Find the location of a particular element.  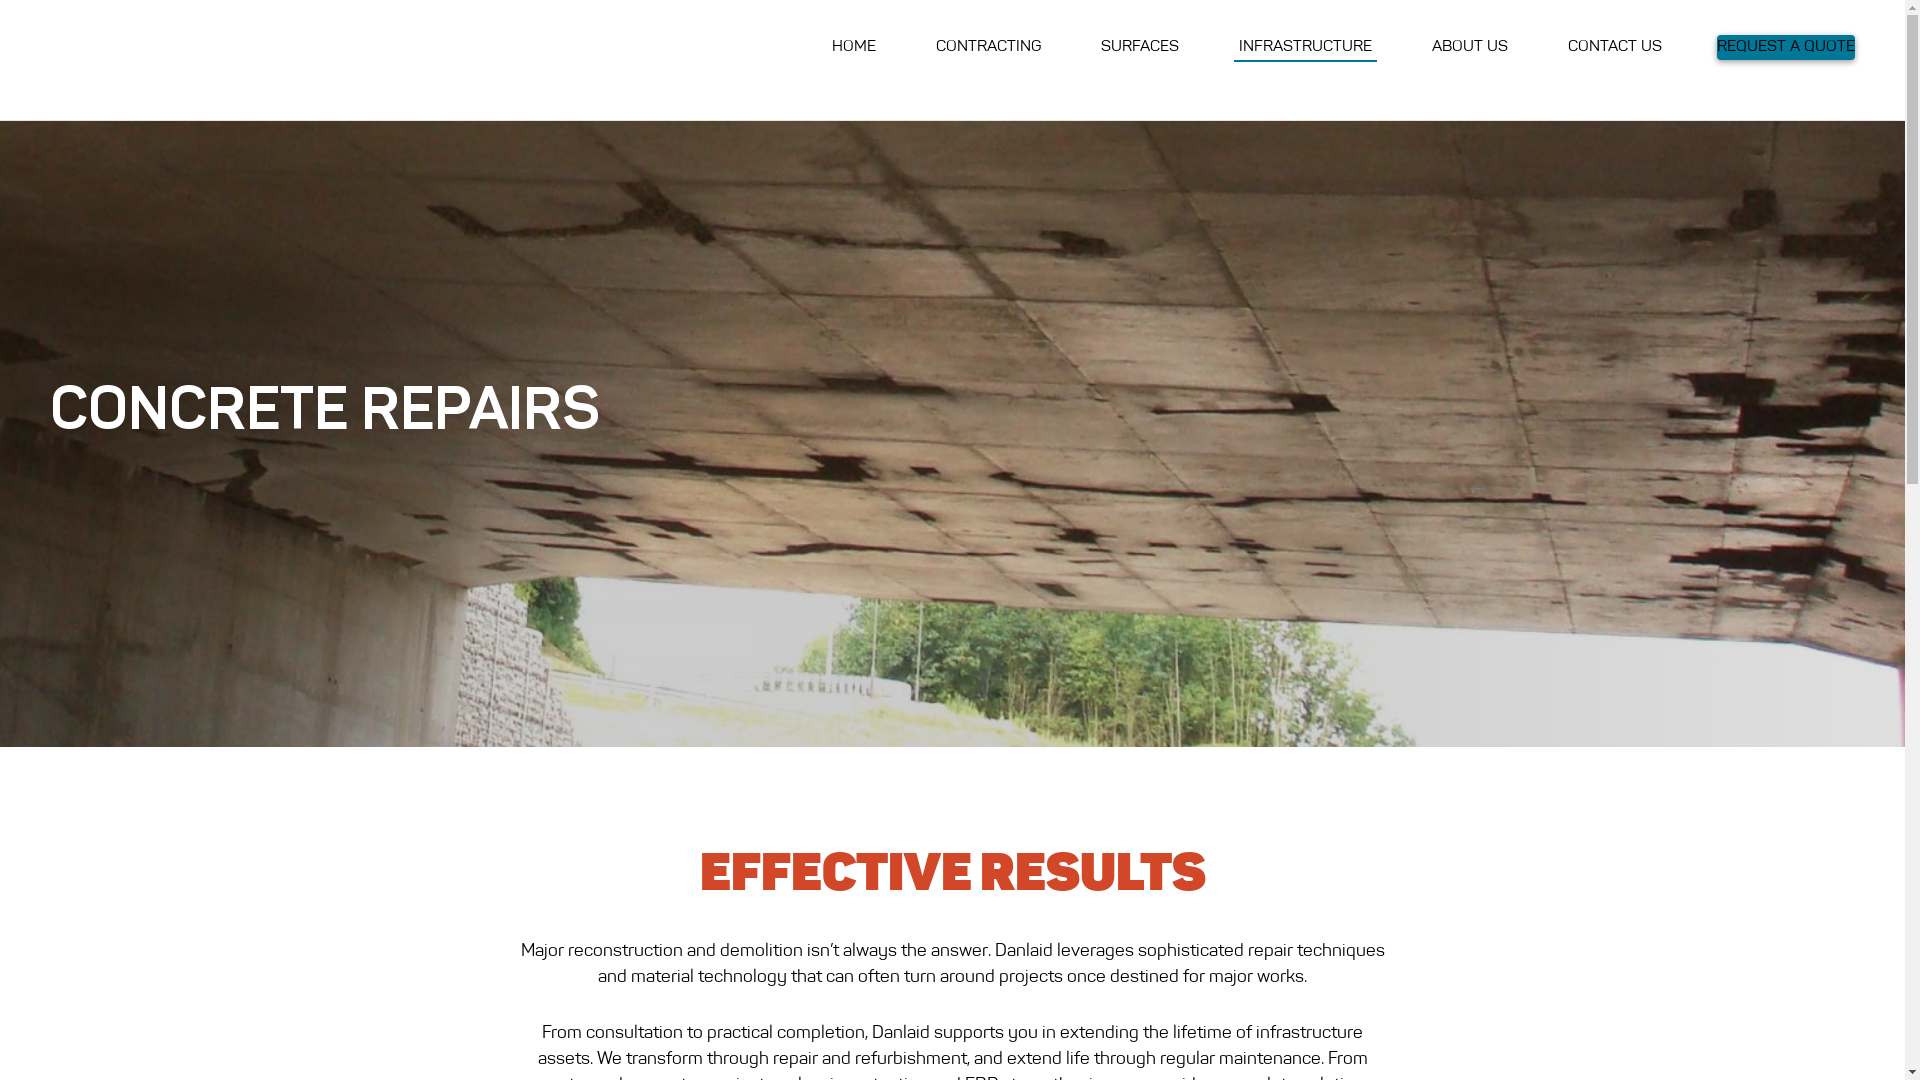

'REQUEST A QUOTE' is located at coordinates (1785, 46).